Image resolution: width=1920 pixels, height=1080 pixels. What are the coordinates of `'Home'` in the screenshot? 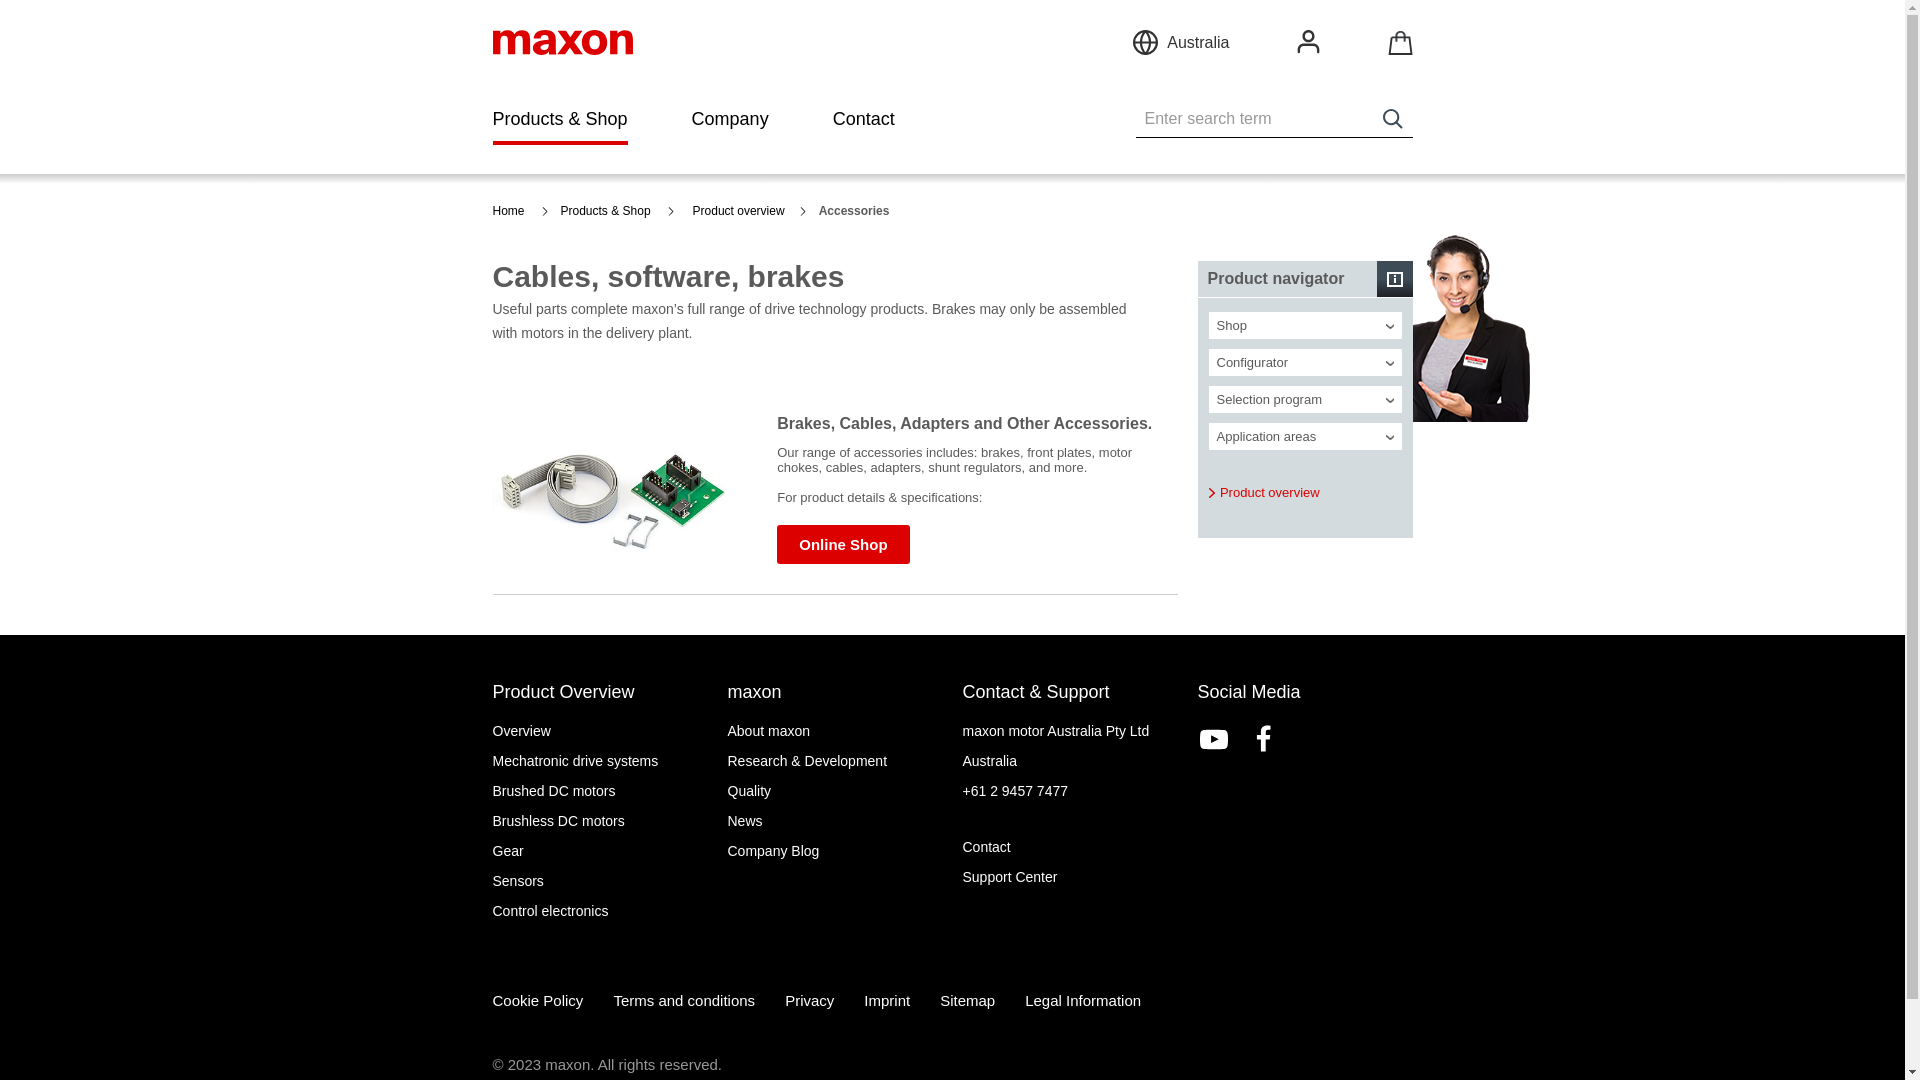 It's located at (519, 211).